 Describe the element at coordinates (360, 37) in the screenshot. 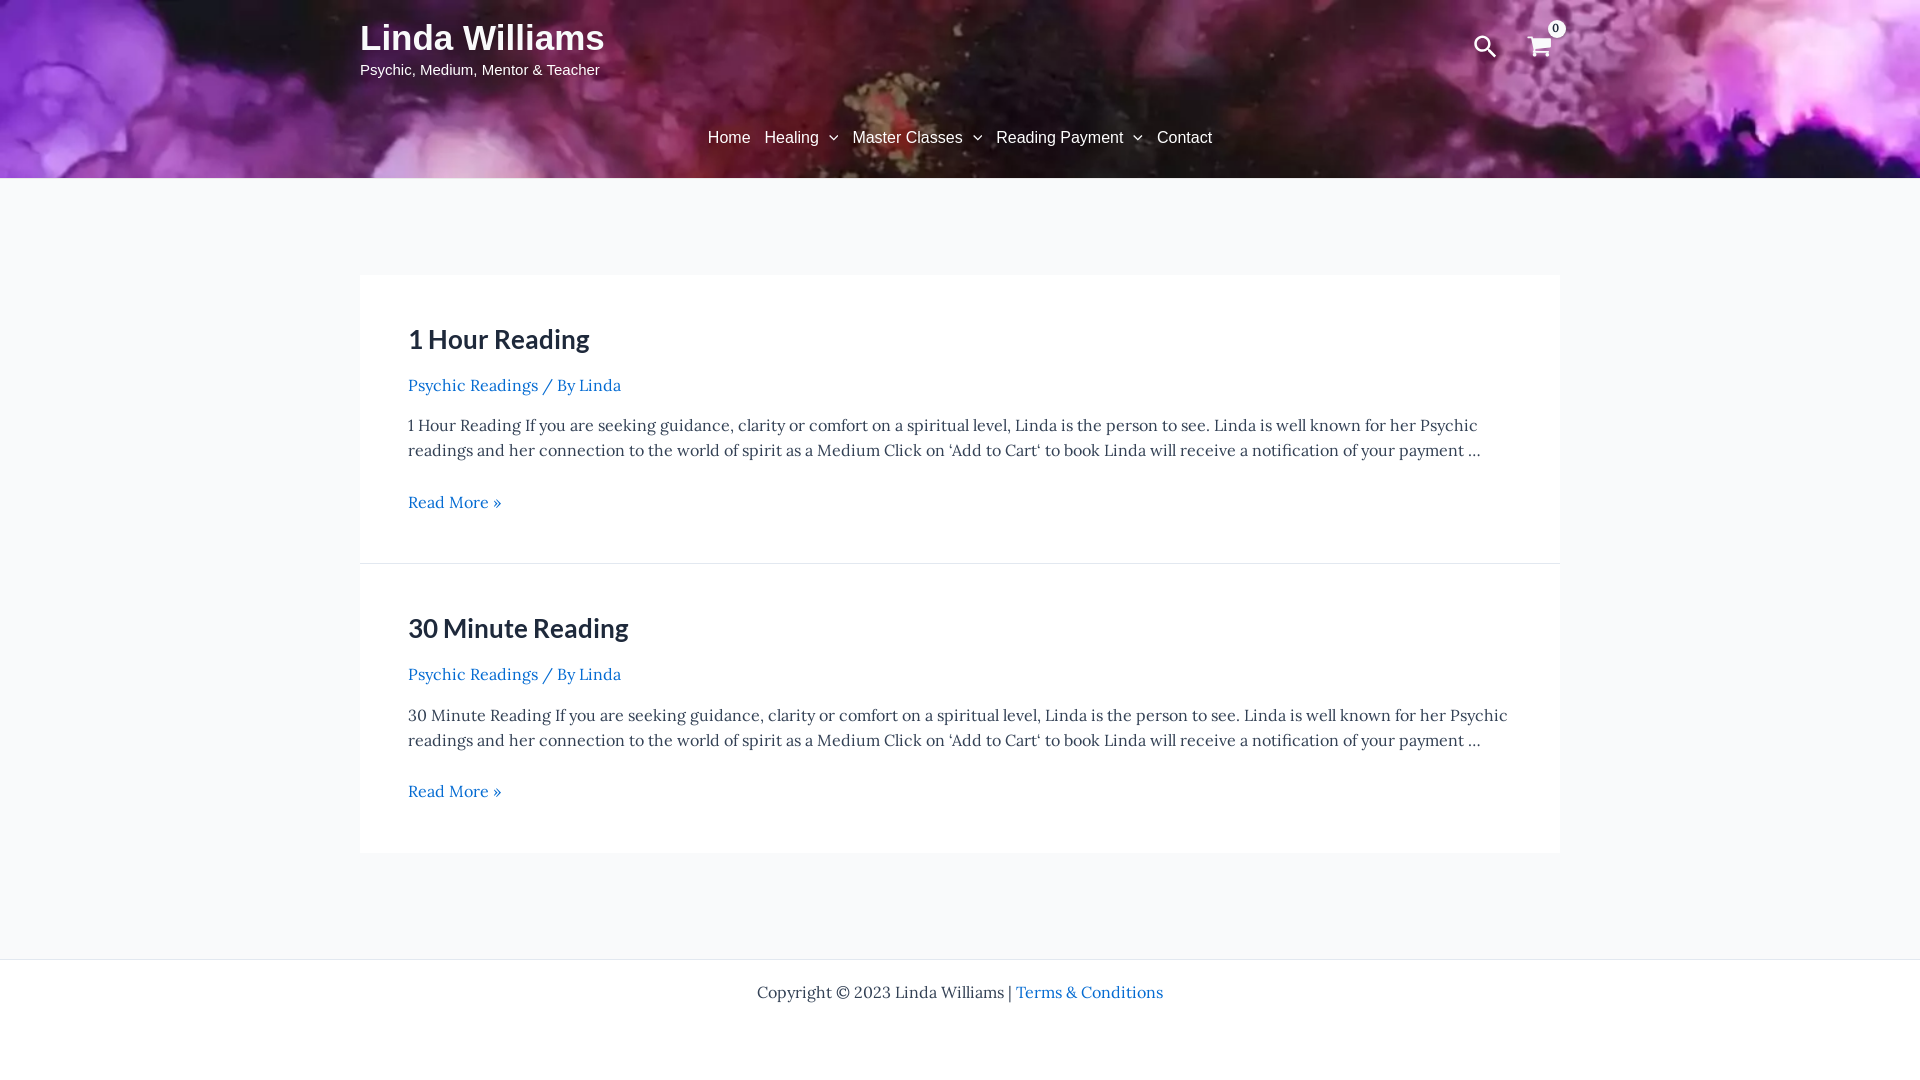

I see `'Linda Williams'` at that location.